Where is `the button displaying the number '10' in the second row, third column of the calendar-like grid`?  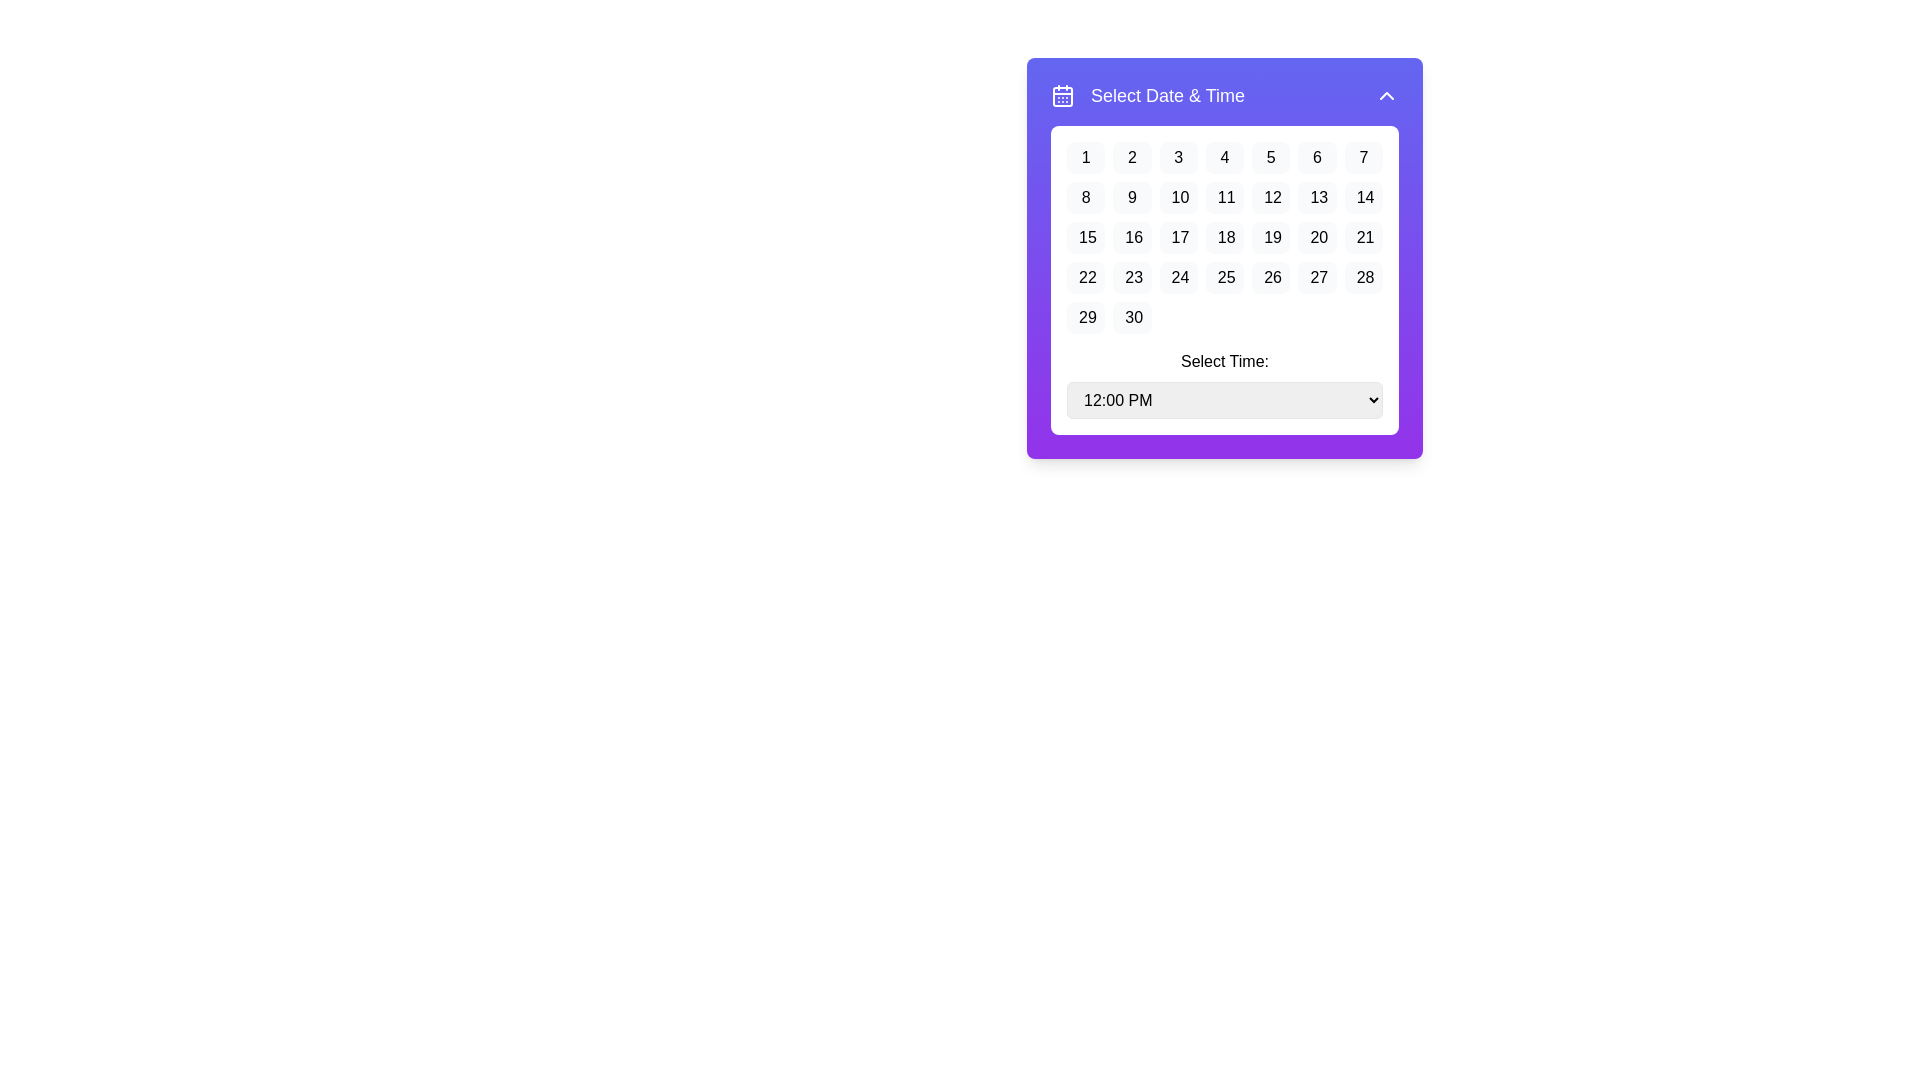
the button displaying the number '10' in the second row, third column of the calendar-like grid is located at coordinates (1178, 197).